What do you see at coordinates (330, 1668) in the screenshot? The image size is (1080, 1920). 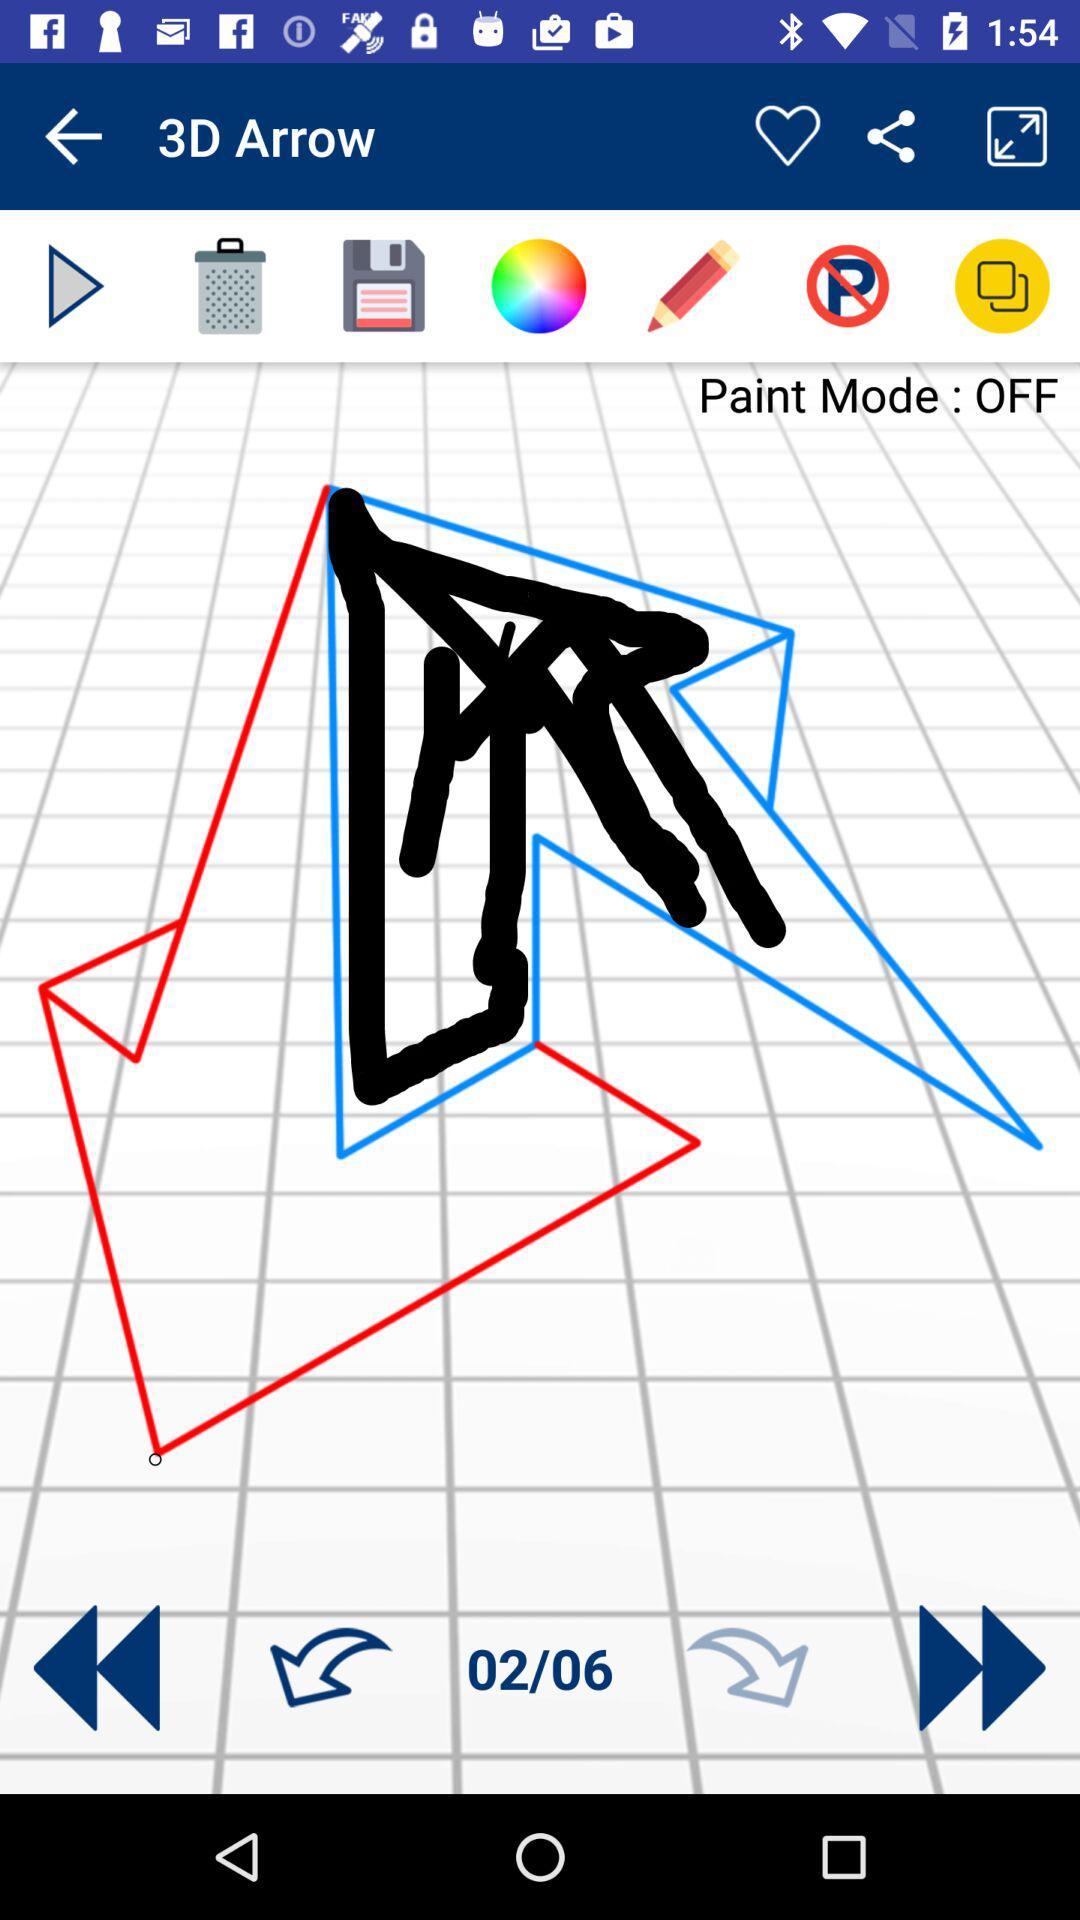 I see `the icon to the left of the 02/06 icon` at bounding box center [330, 1668].